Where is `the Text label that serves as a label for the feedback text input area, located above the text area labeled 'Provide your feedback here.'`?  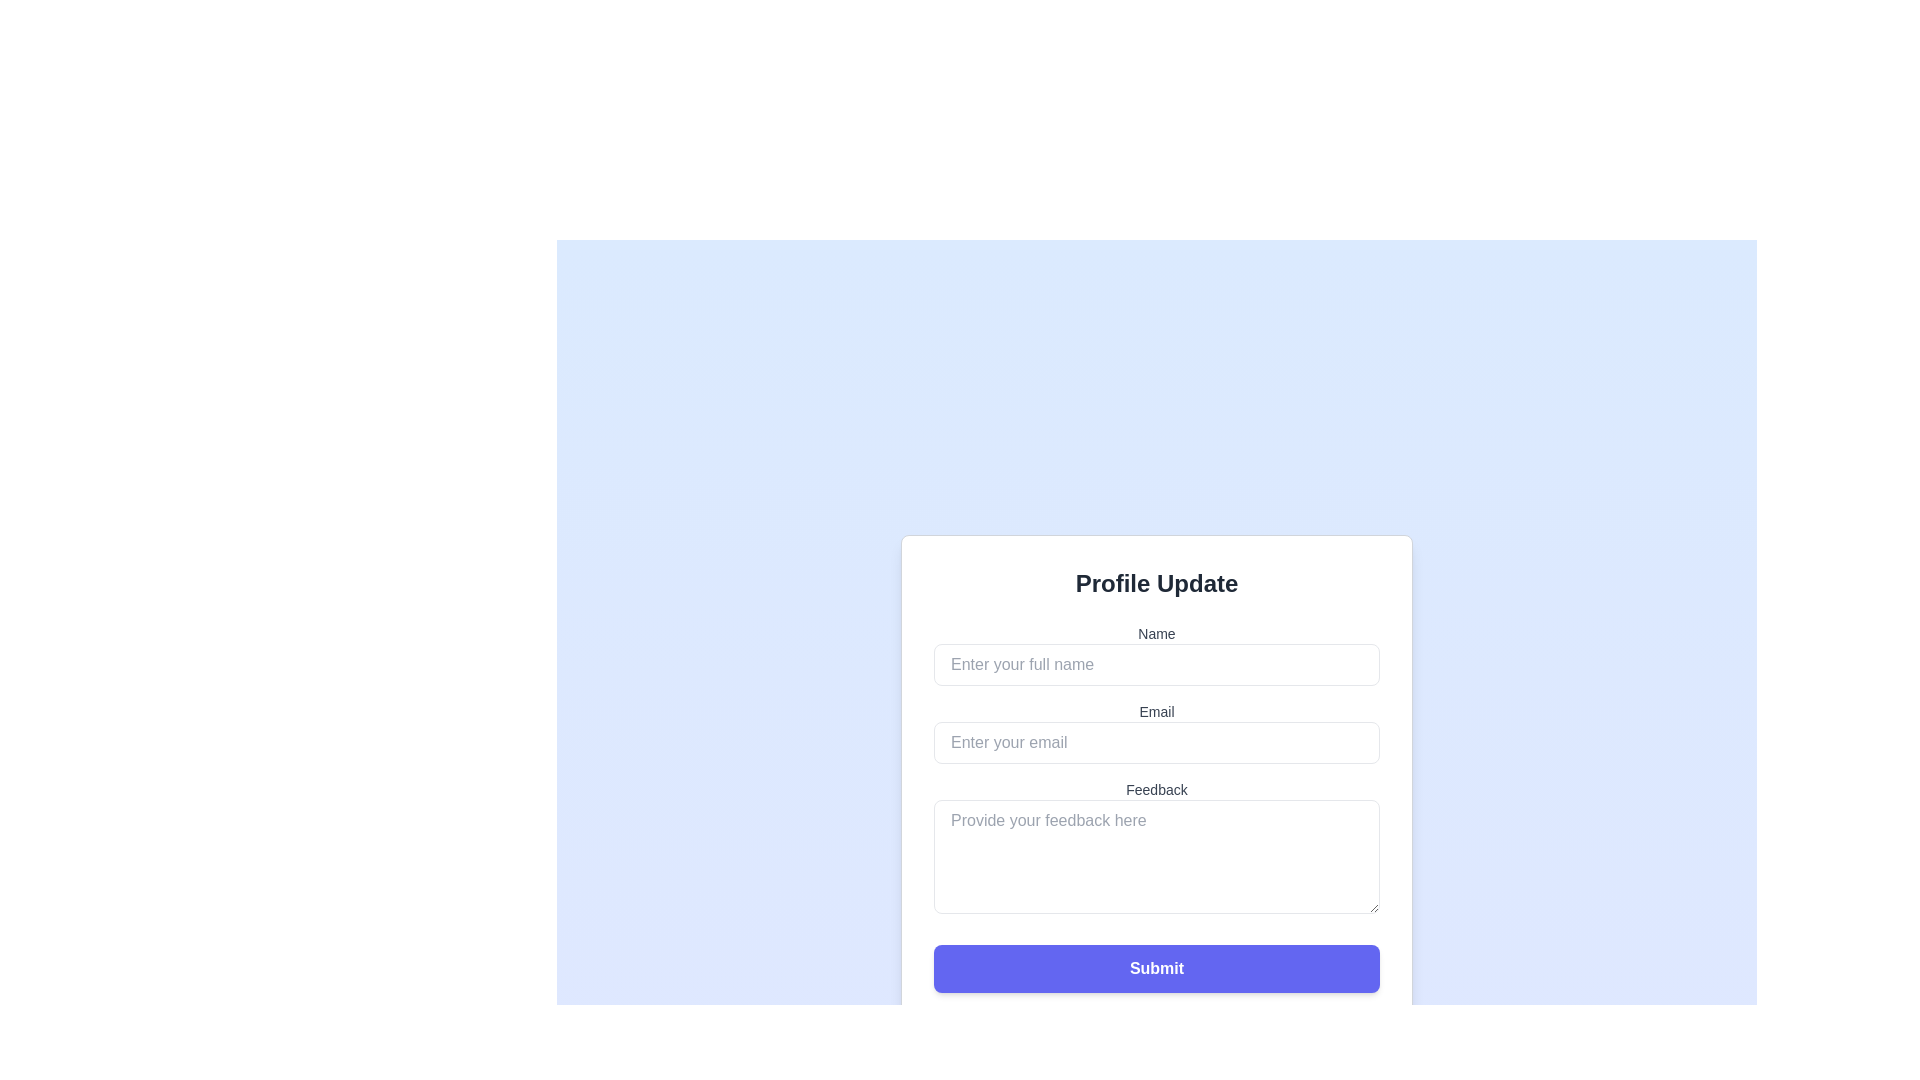 the Text label that serves as a label for the feedback text input area, located above the text area labeled 'Provide your feedback here.' is located at coordinates (1156, 788).